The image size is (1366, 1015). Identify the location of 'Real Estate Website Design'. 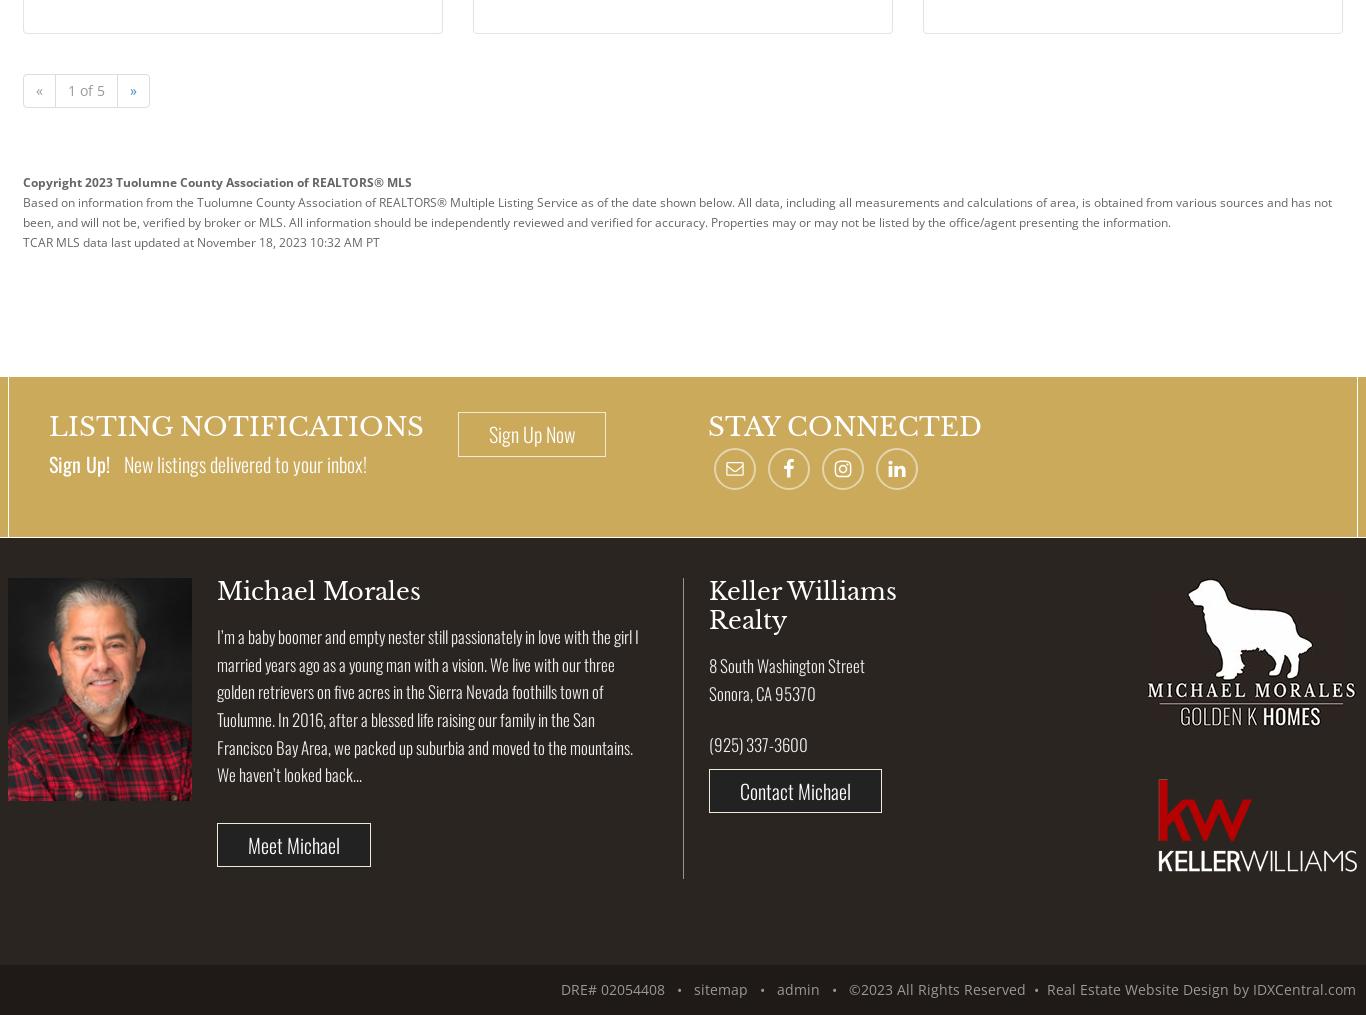
(1137, 989).